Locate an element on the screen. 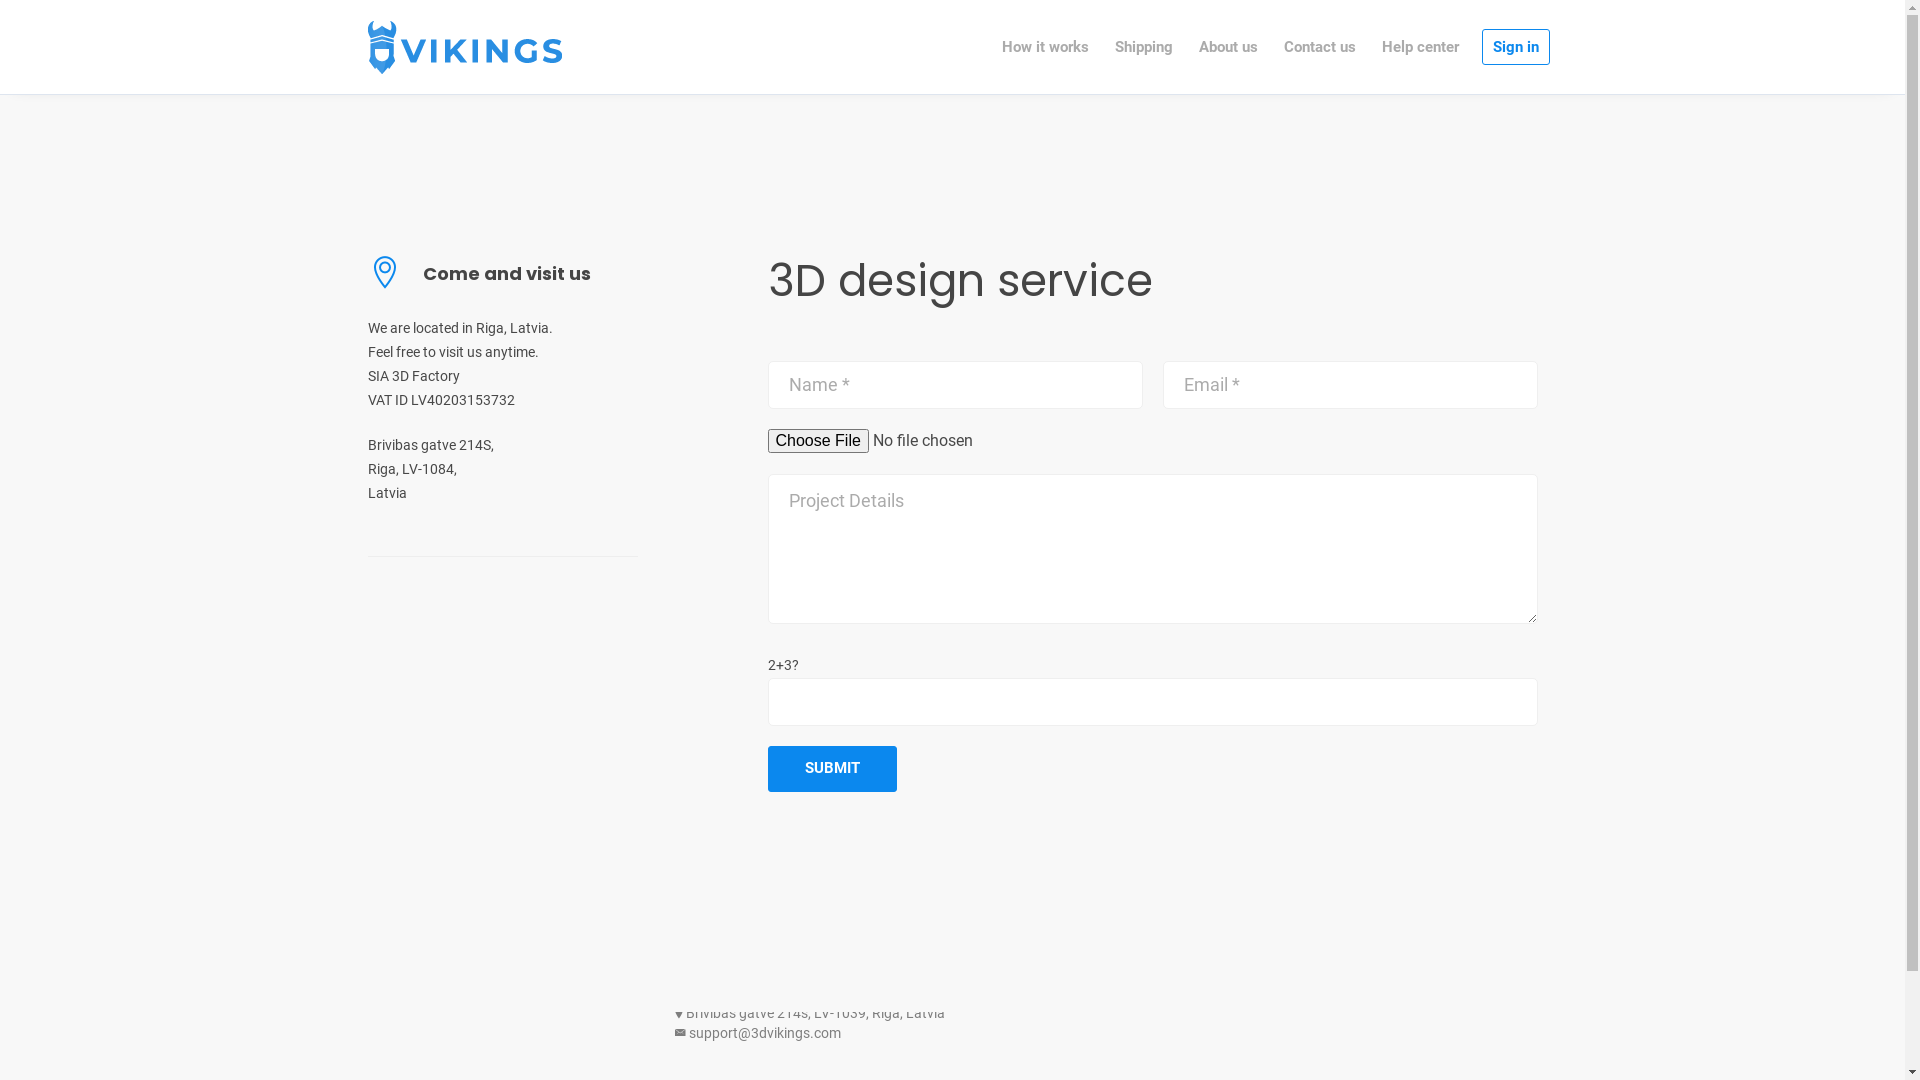  'Contact us' is located at coordinates (1320, 45).